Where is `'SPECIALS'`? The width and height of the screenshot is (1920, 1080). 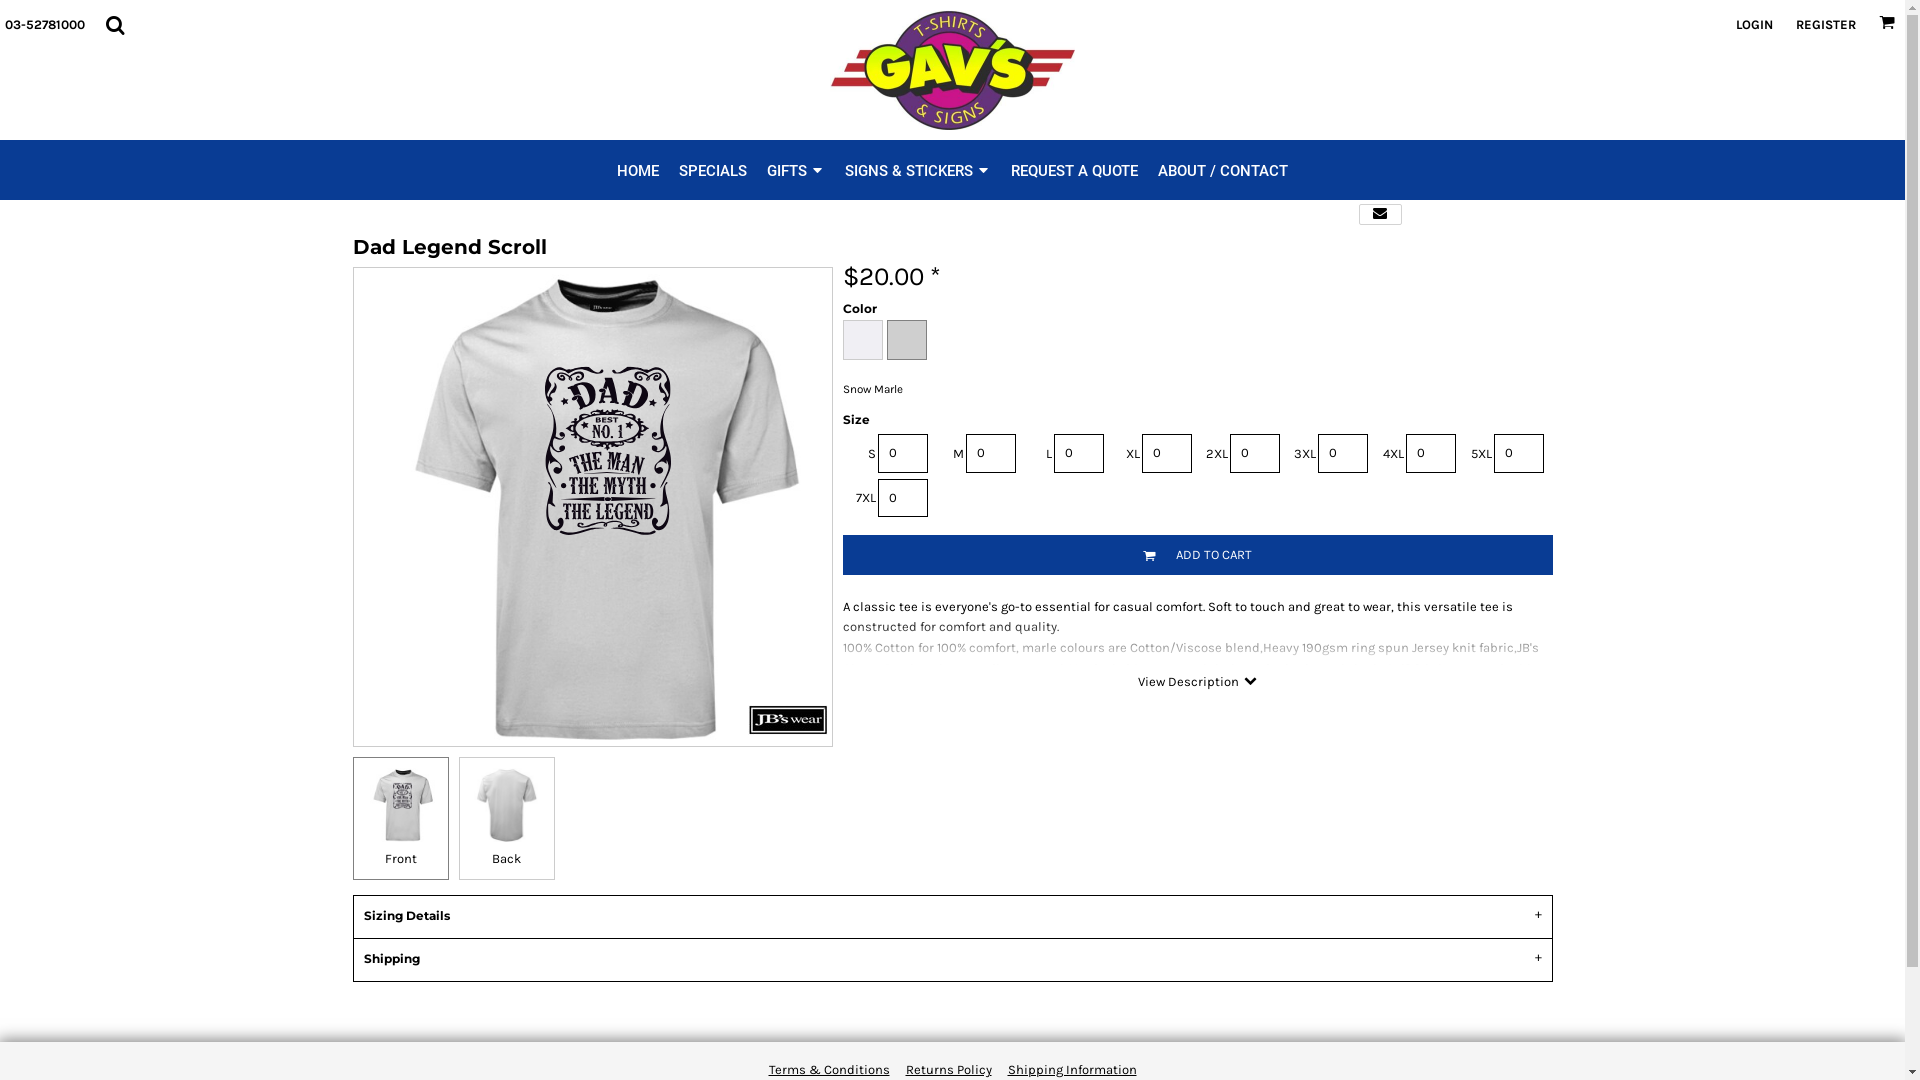 'SPECIALS' is located at coordinates (713, 168).